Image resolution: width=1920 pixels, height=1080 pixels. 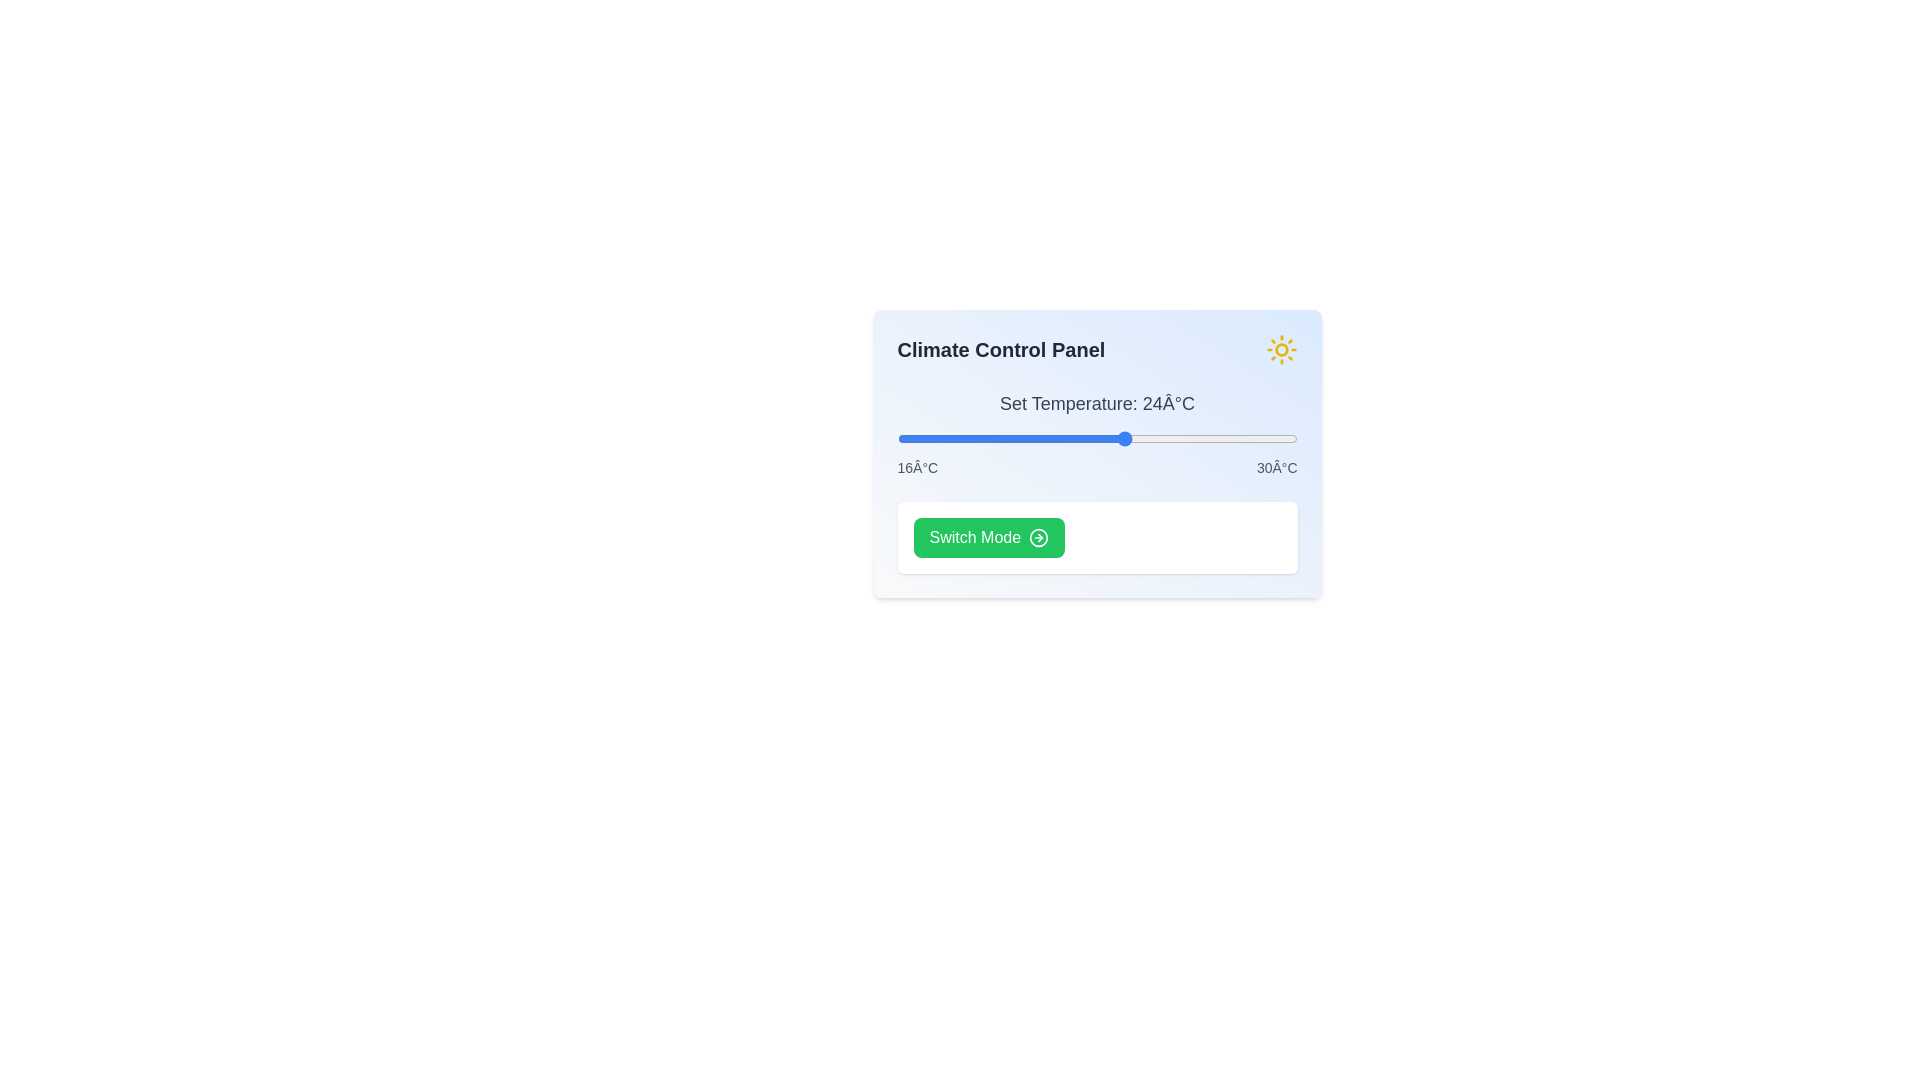 I want to click on the temperature, so click(x=1011, y=438).